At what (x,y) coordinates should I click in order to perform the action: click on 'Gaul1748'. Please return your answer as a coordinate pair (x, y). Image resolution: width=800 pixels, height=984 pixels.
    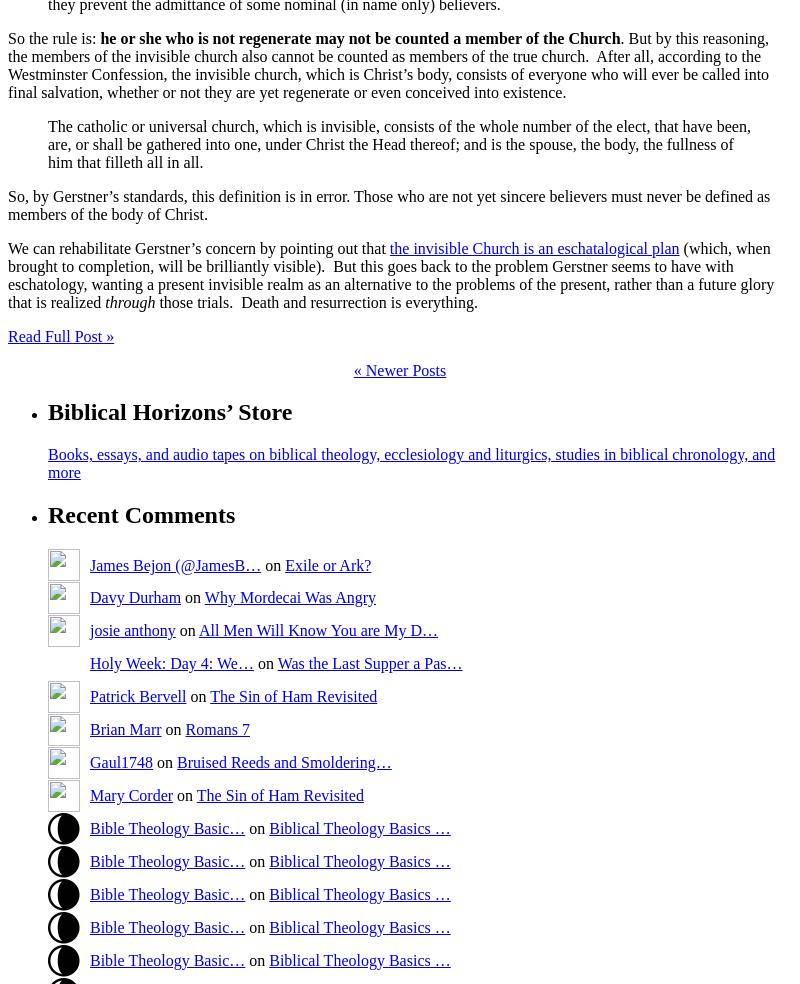
    Looking at the image, I should click on (120, 760).